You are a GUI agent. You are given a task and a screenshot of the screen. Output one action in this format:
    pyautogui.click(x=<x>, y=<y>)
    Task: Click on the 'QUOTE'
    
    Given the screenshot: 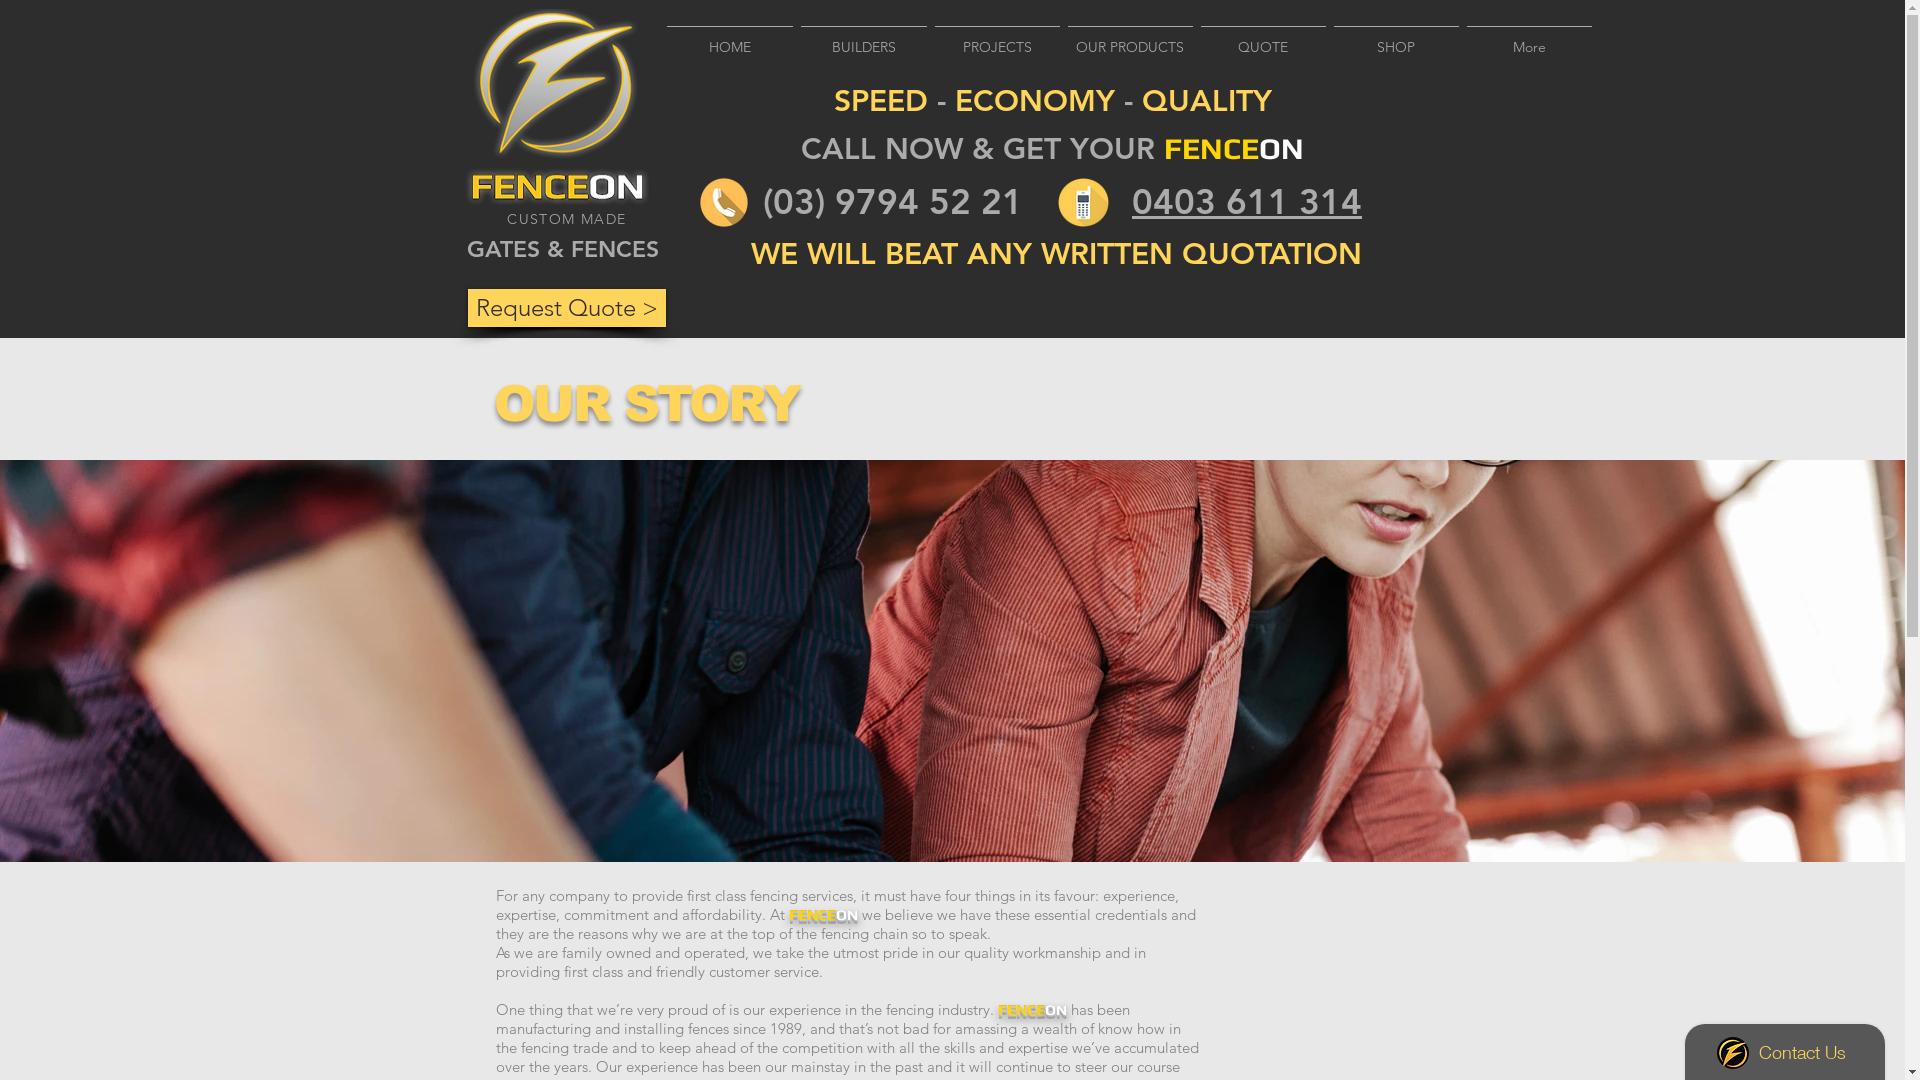 What is the action you would take?
    pyautogui.click(x=1261, y=38)
    